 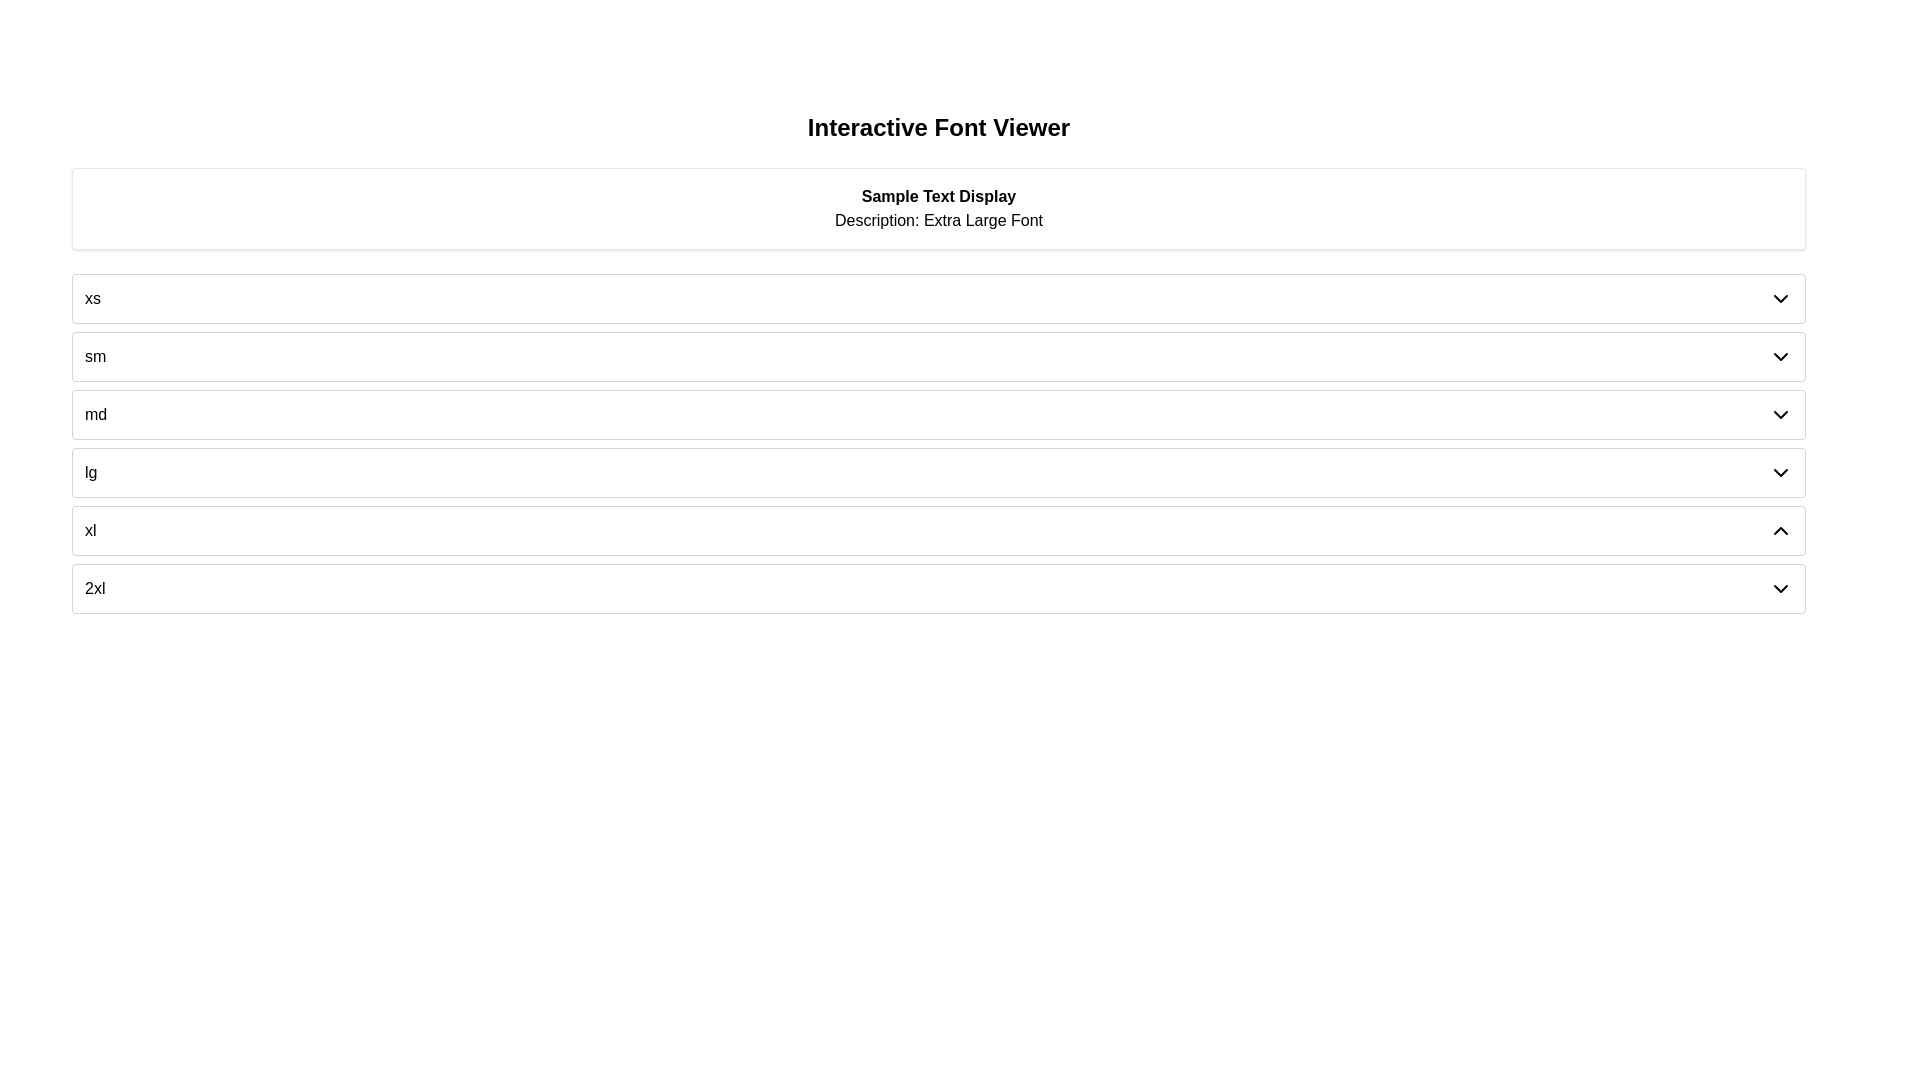 I want to click on the upward-facing chevron icon within the dropdown button associated with the 'xl' label, so click(x=1780, y=530).